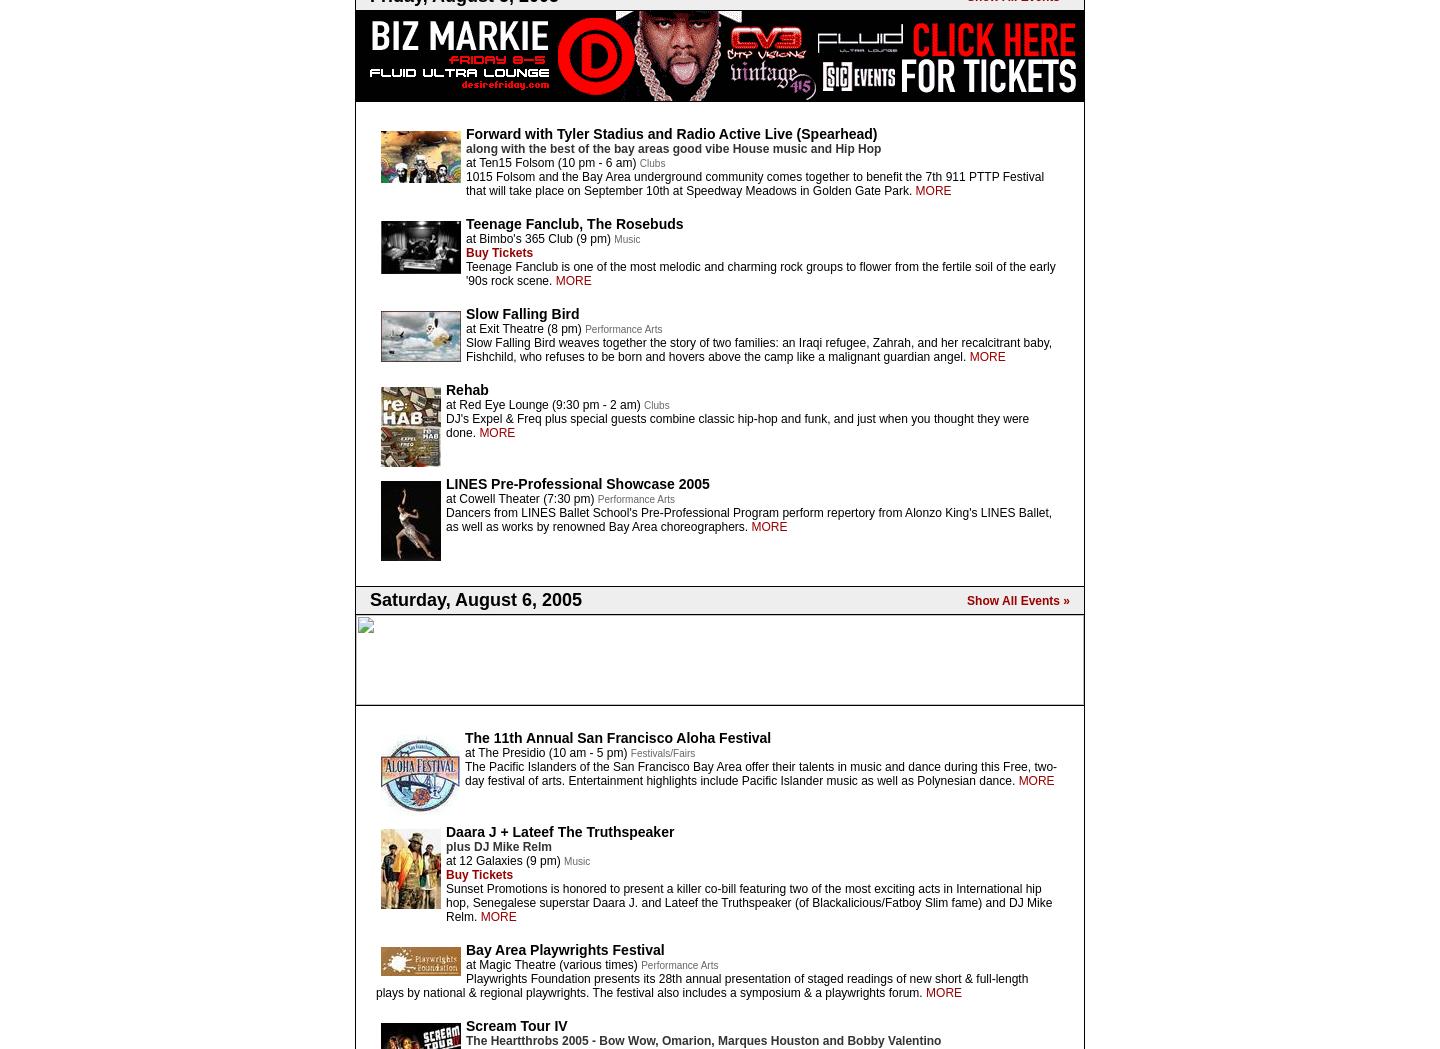  What do you see at coordinates (465, 272) in the screenshot?
I see `'Teenage Fanclub is one of the most melodic and charming rock groups to flower from the fertile soil of the early '90s rock scene.'` at bounding box center [465, 272].